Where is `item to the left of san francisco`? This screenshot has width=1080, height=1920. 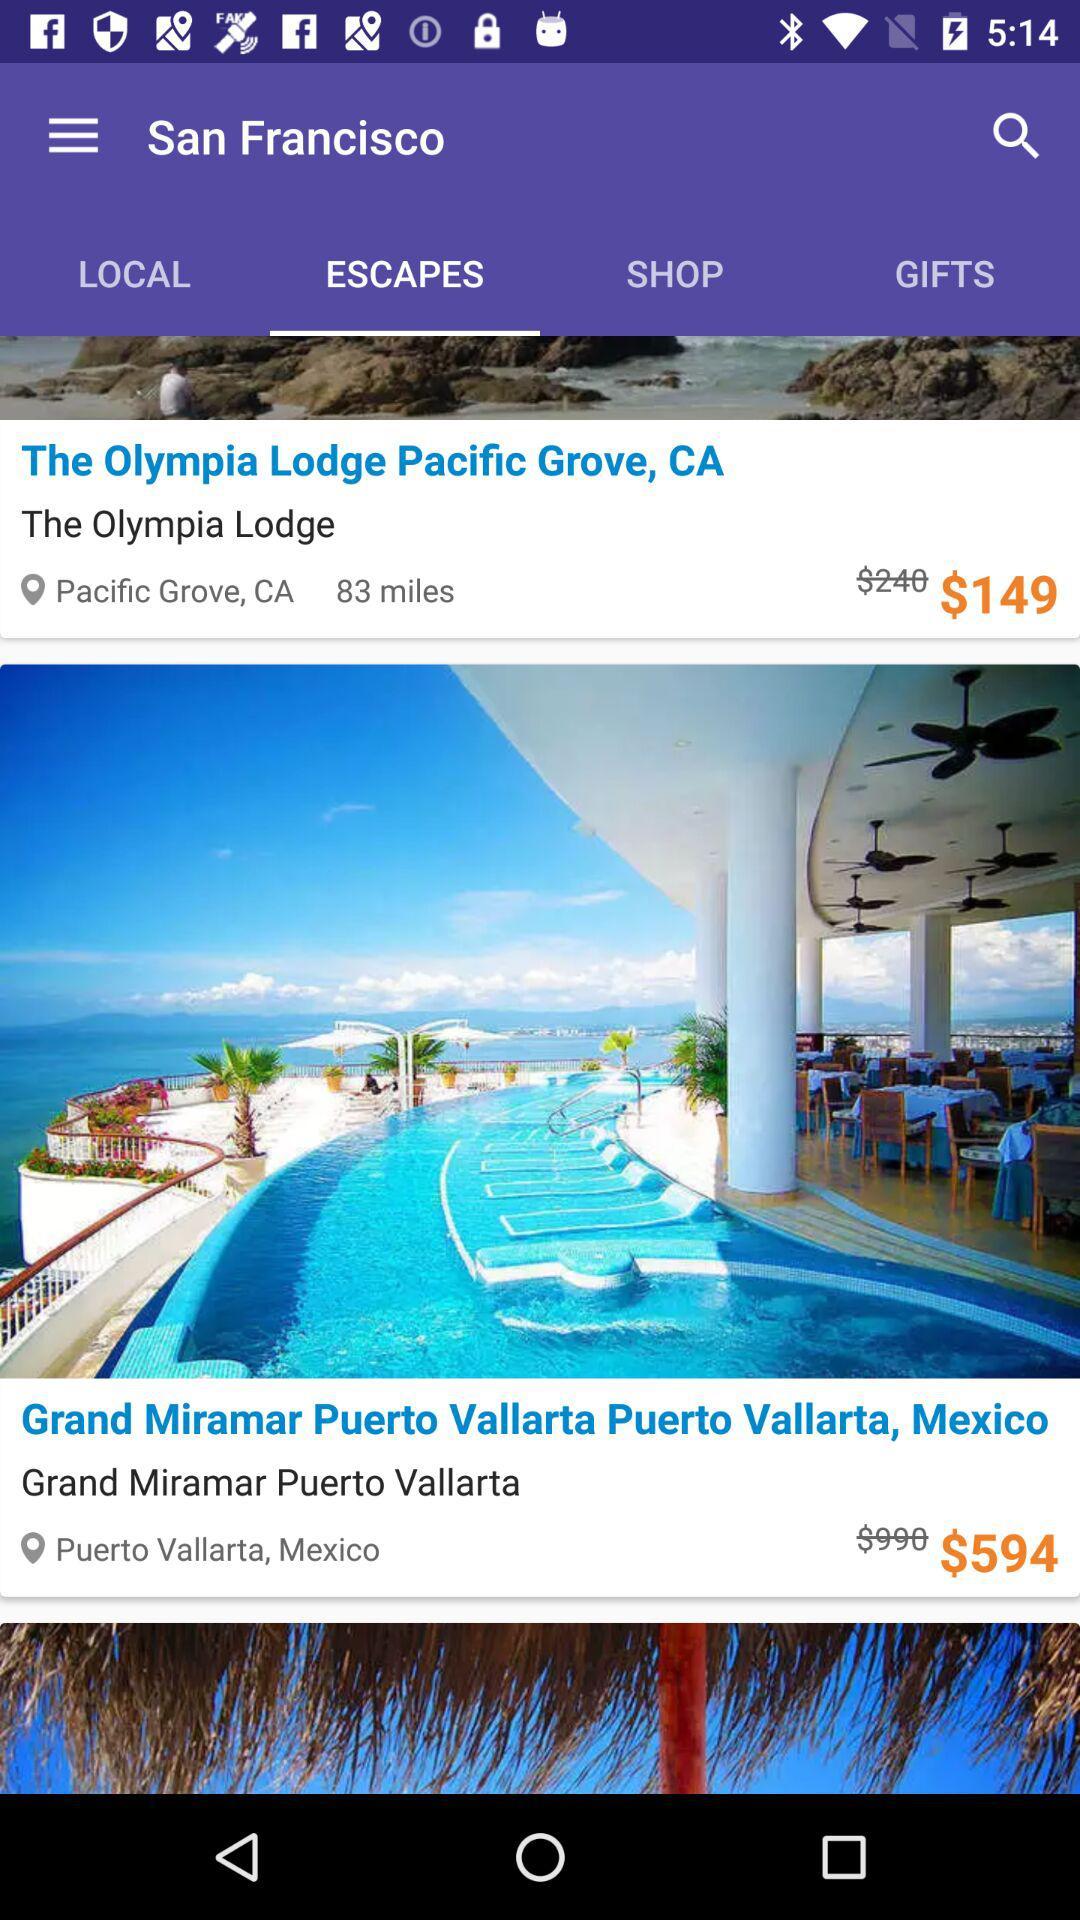 item to the left of san francisco is located at coordinates (72, 135).